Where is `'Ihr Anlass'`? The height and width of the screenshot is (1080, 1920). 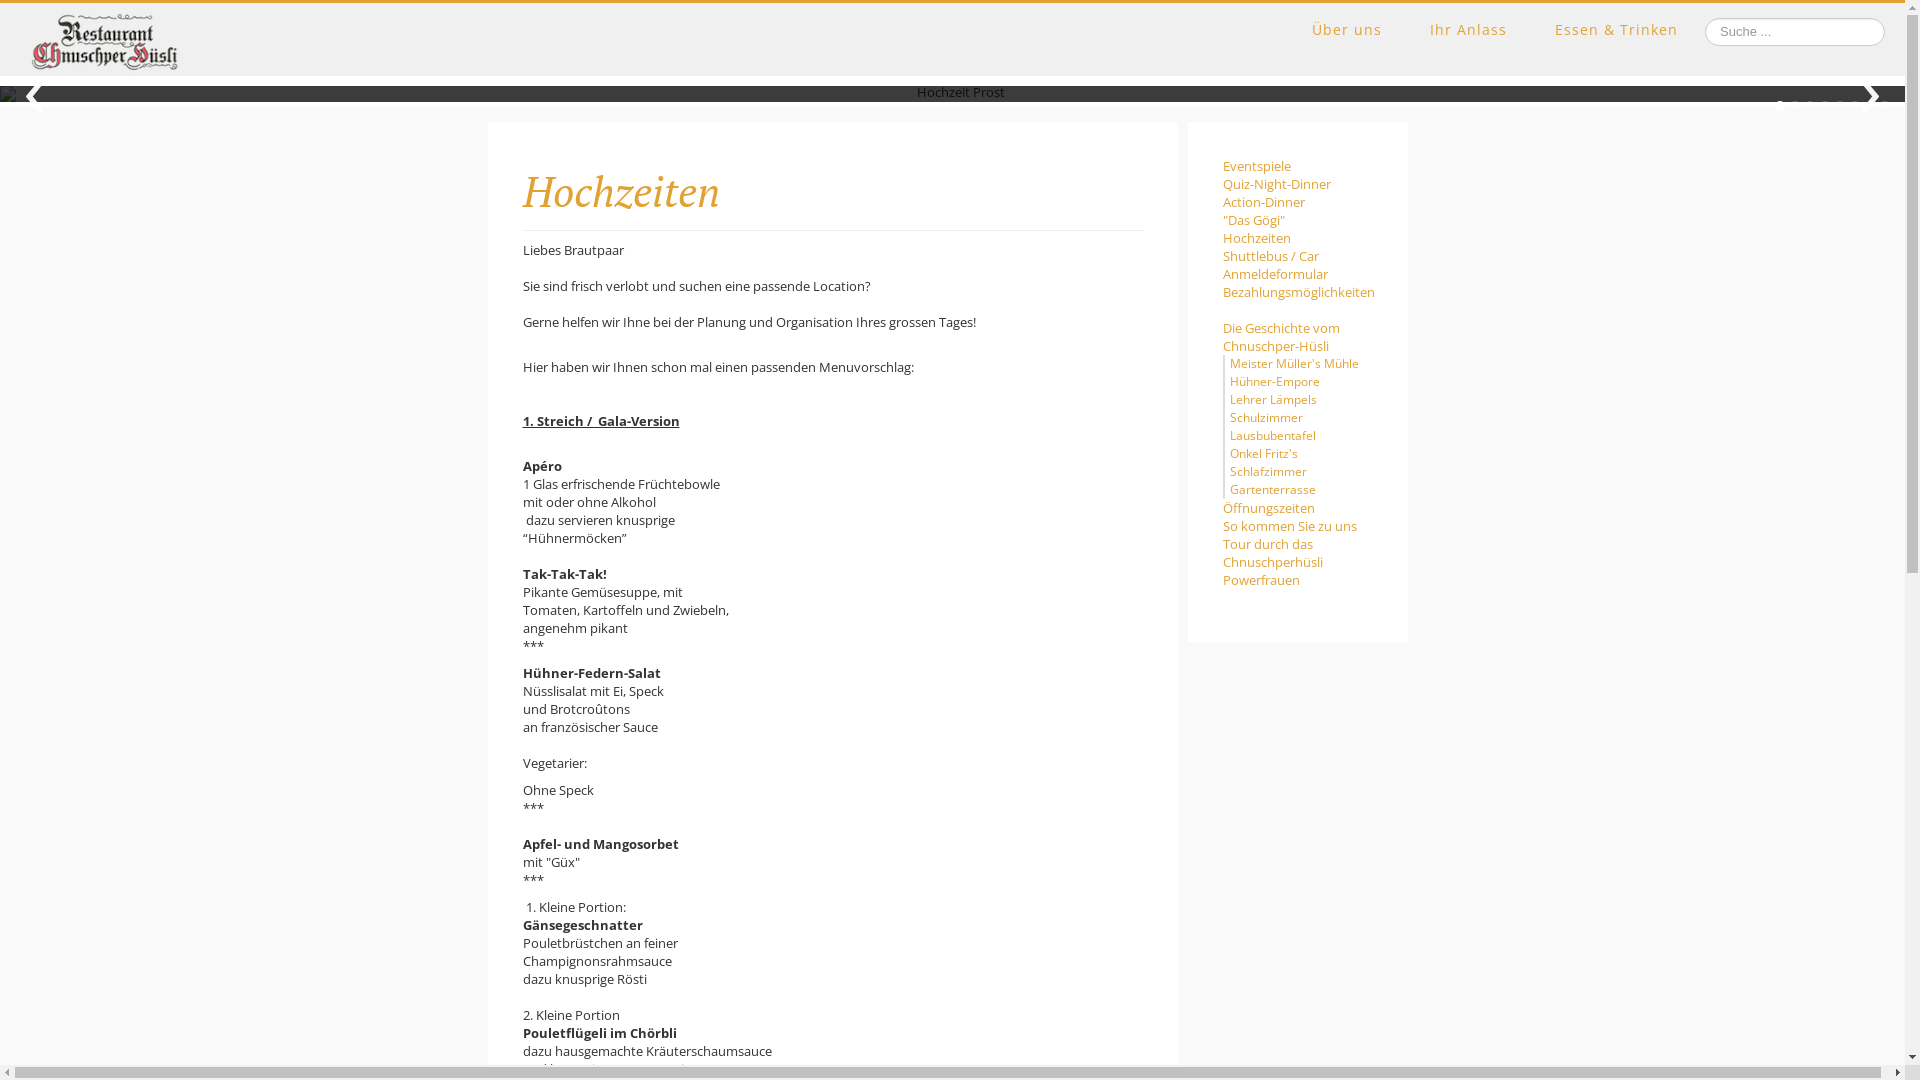 'Ihr Anlass' is located at coordinates (1468, 30).